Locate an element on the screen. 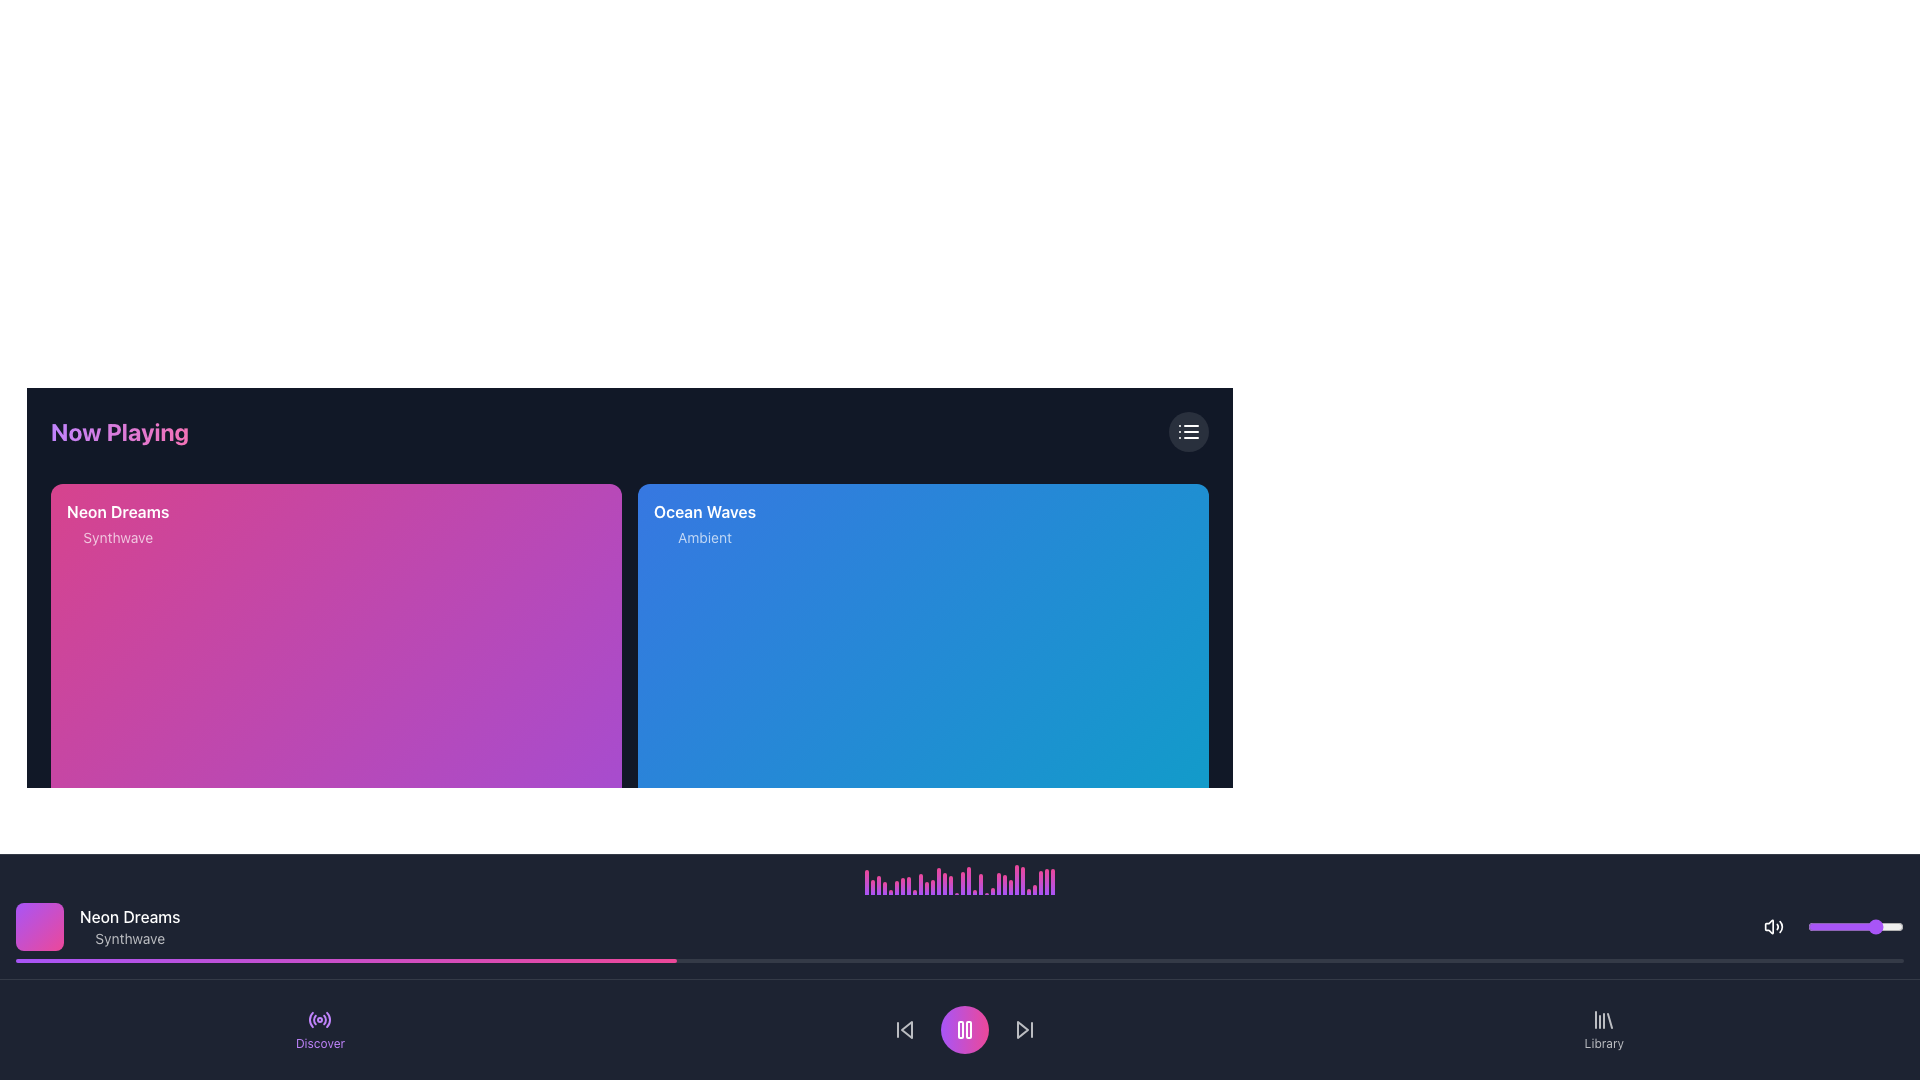  the 24th Visualization bar, which is part of a sequence of vertical bars above the media control section of the interface is located at coordinates (998, 889).